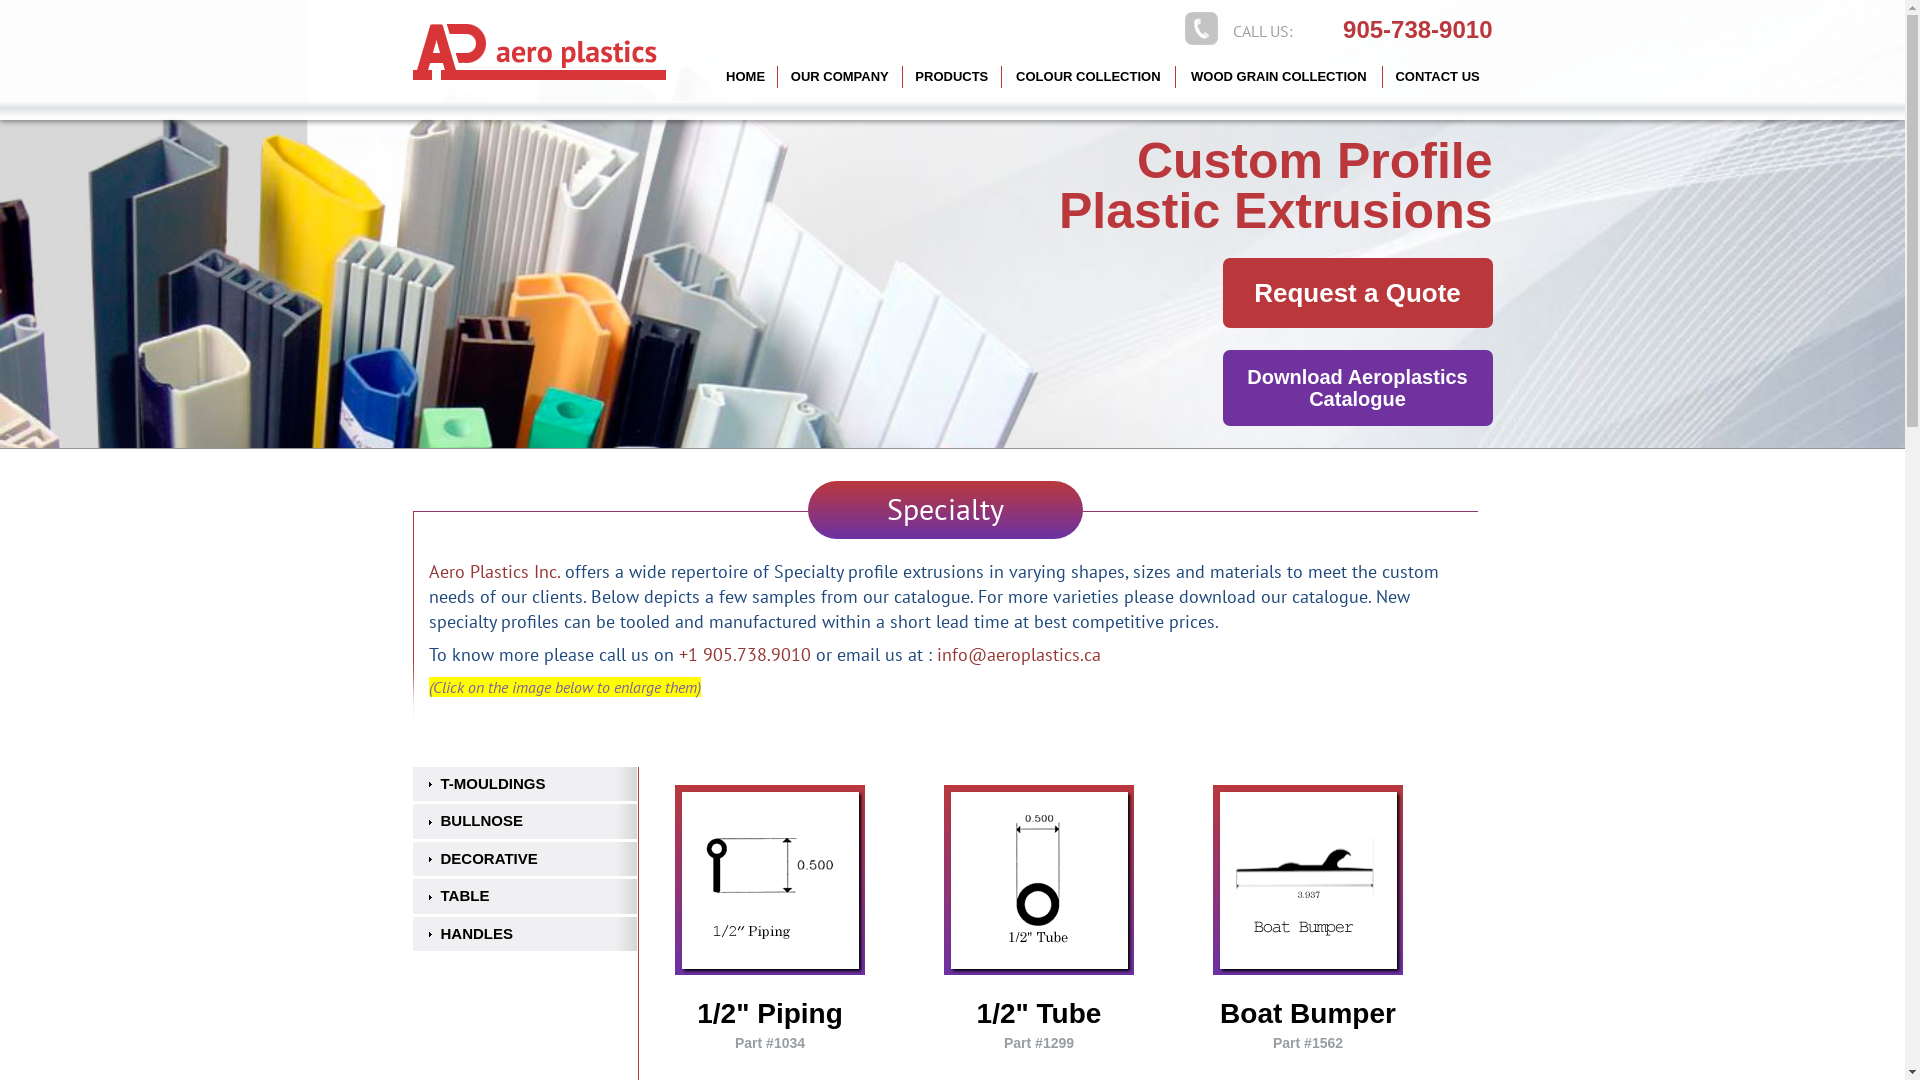 This screenshot has height=1080, width=1920. Describe the element at coordinates (744, 76) in the screenshot. I see `'HOME'` at that location.